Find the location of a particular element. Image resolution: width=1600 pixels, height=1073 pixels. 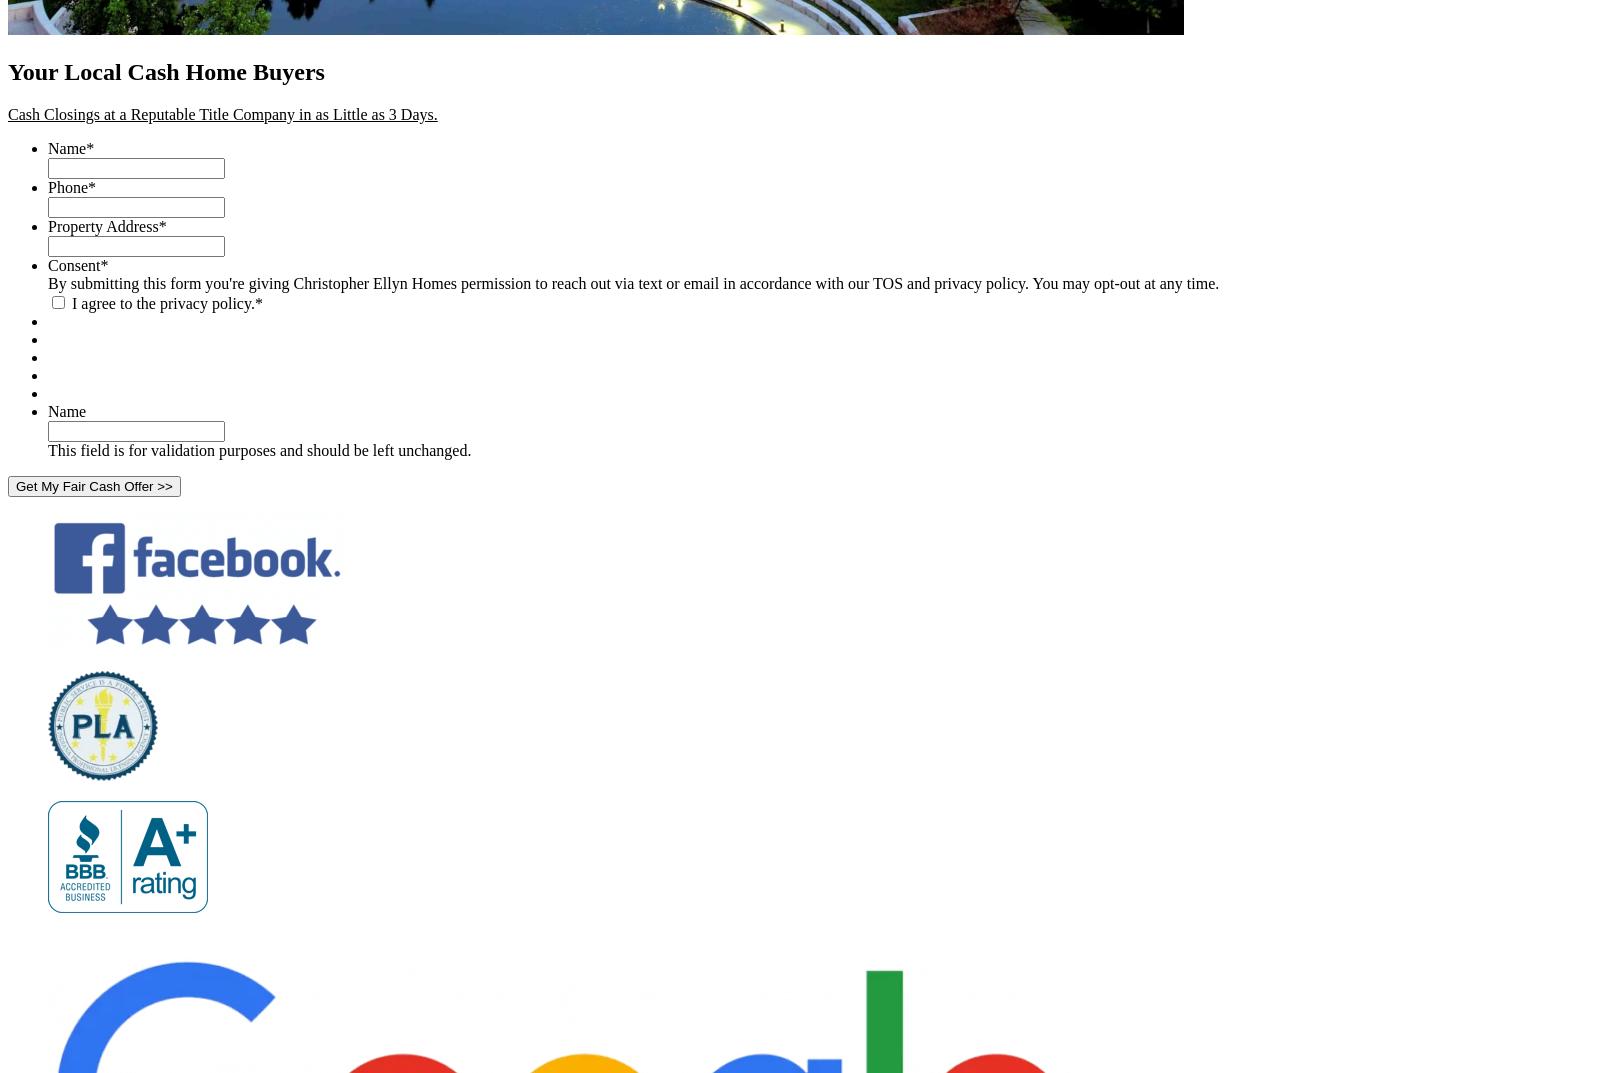

'Consent' is located at coordinates (72, 263).